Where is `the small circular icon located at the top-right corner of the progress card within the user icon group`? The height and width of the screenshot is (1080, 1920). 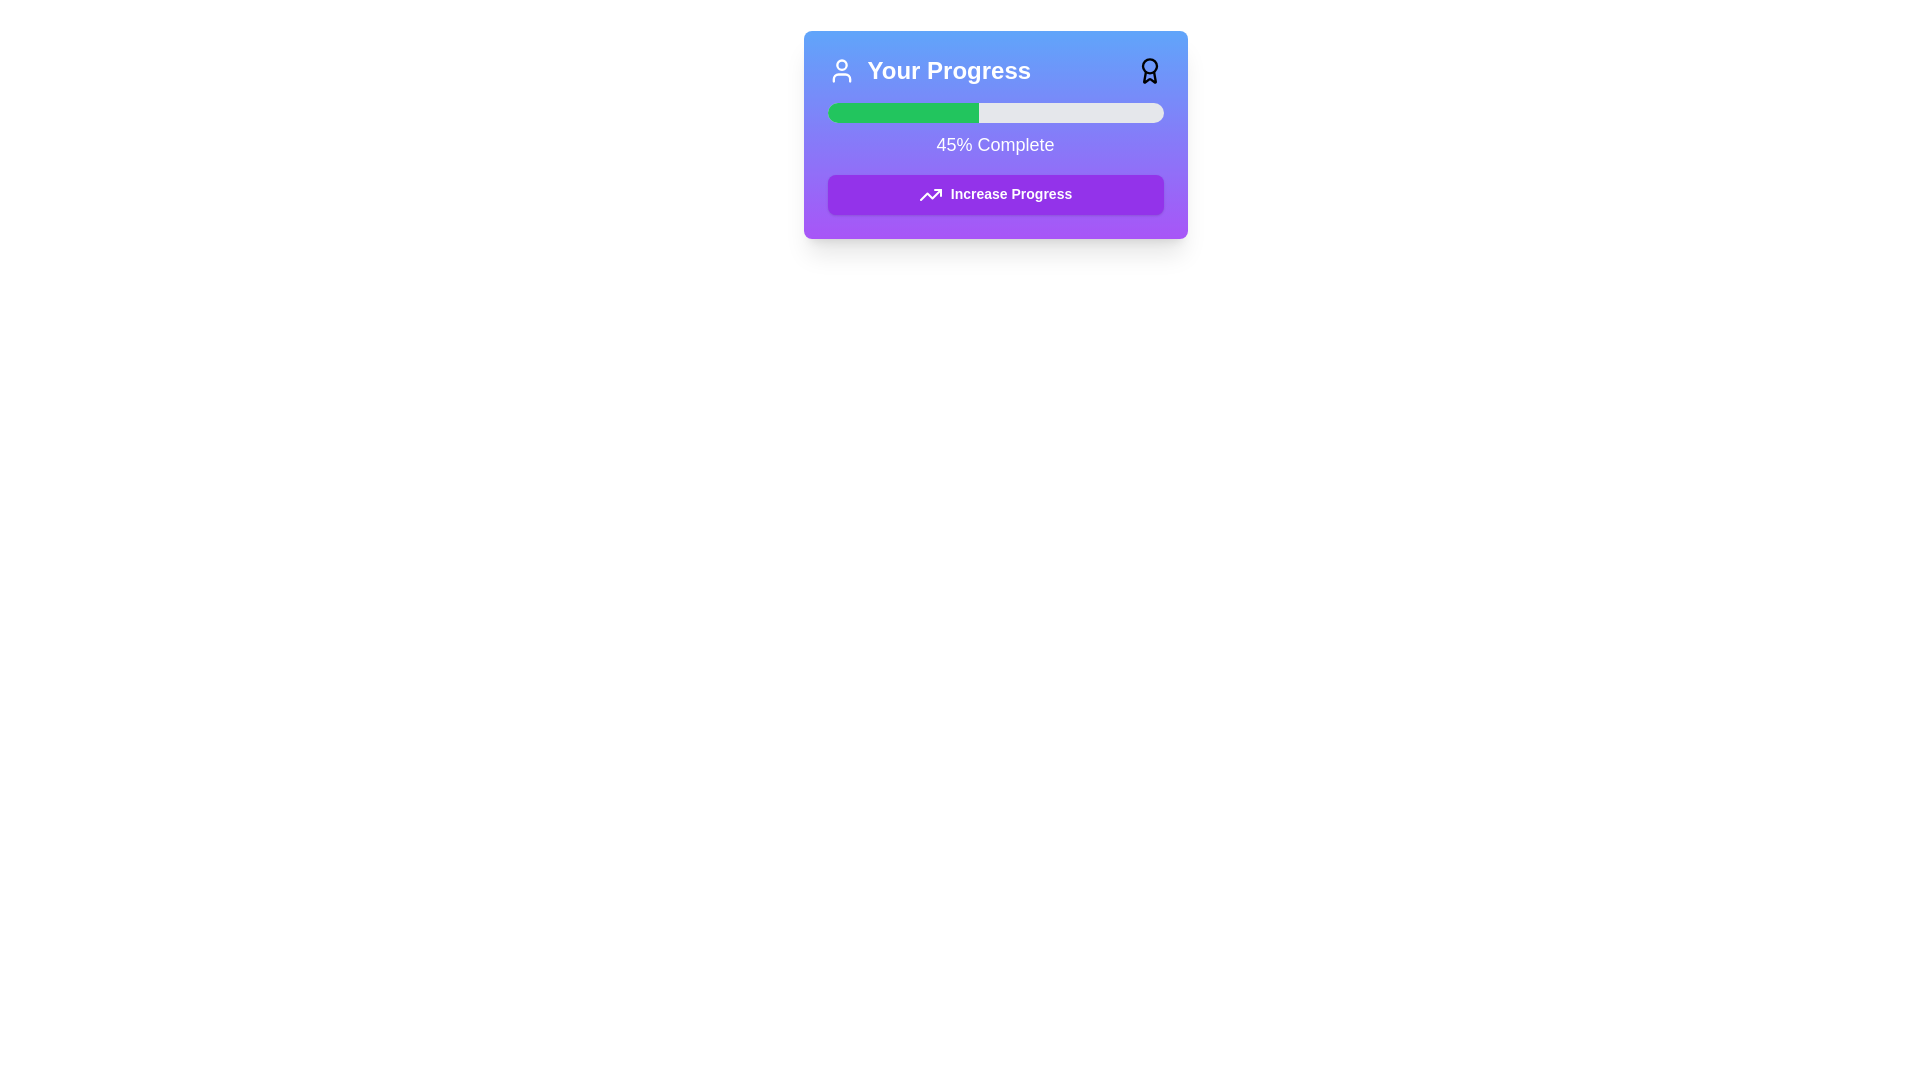
the small circular icon located at the top-right corner of the progress card within the user icon group is located at coordinates (841, 64).